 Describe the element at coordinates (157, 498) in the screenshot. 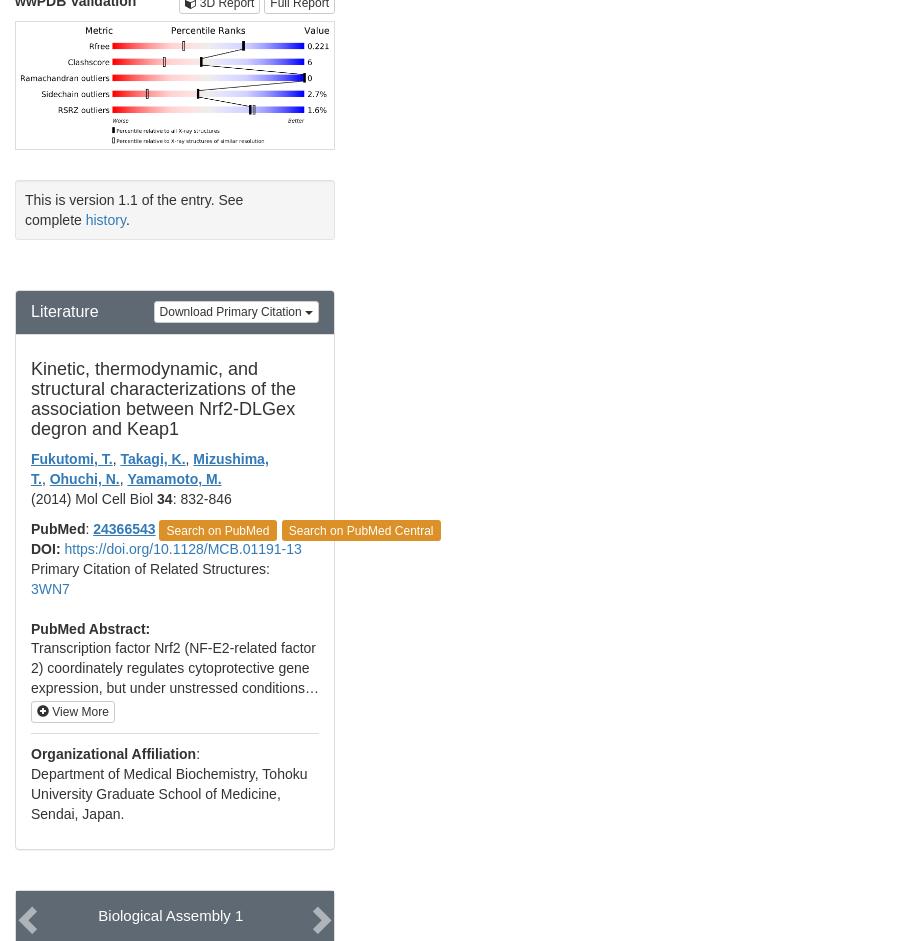

I see `'34'` at that location.